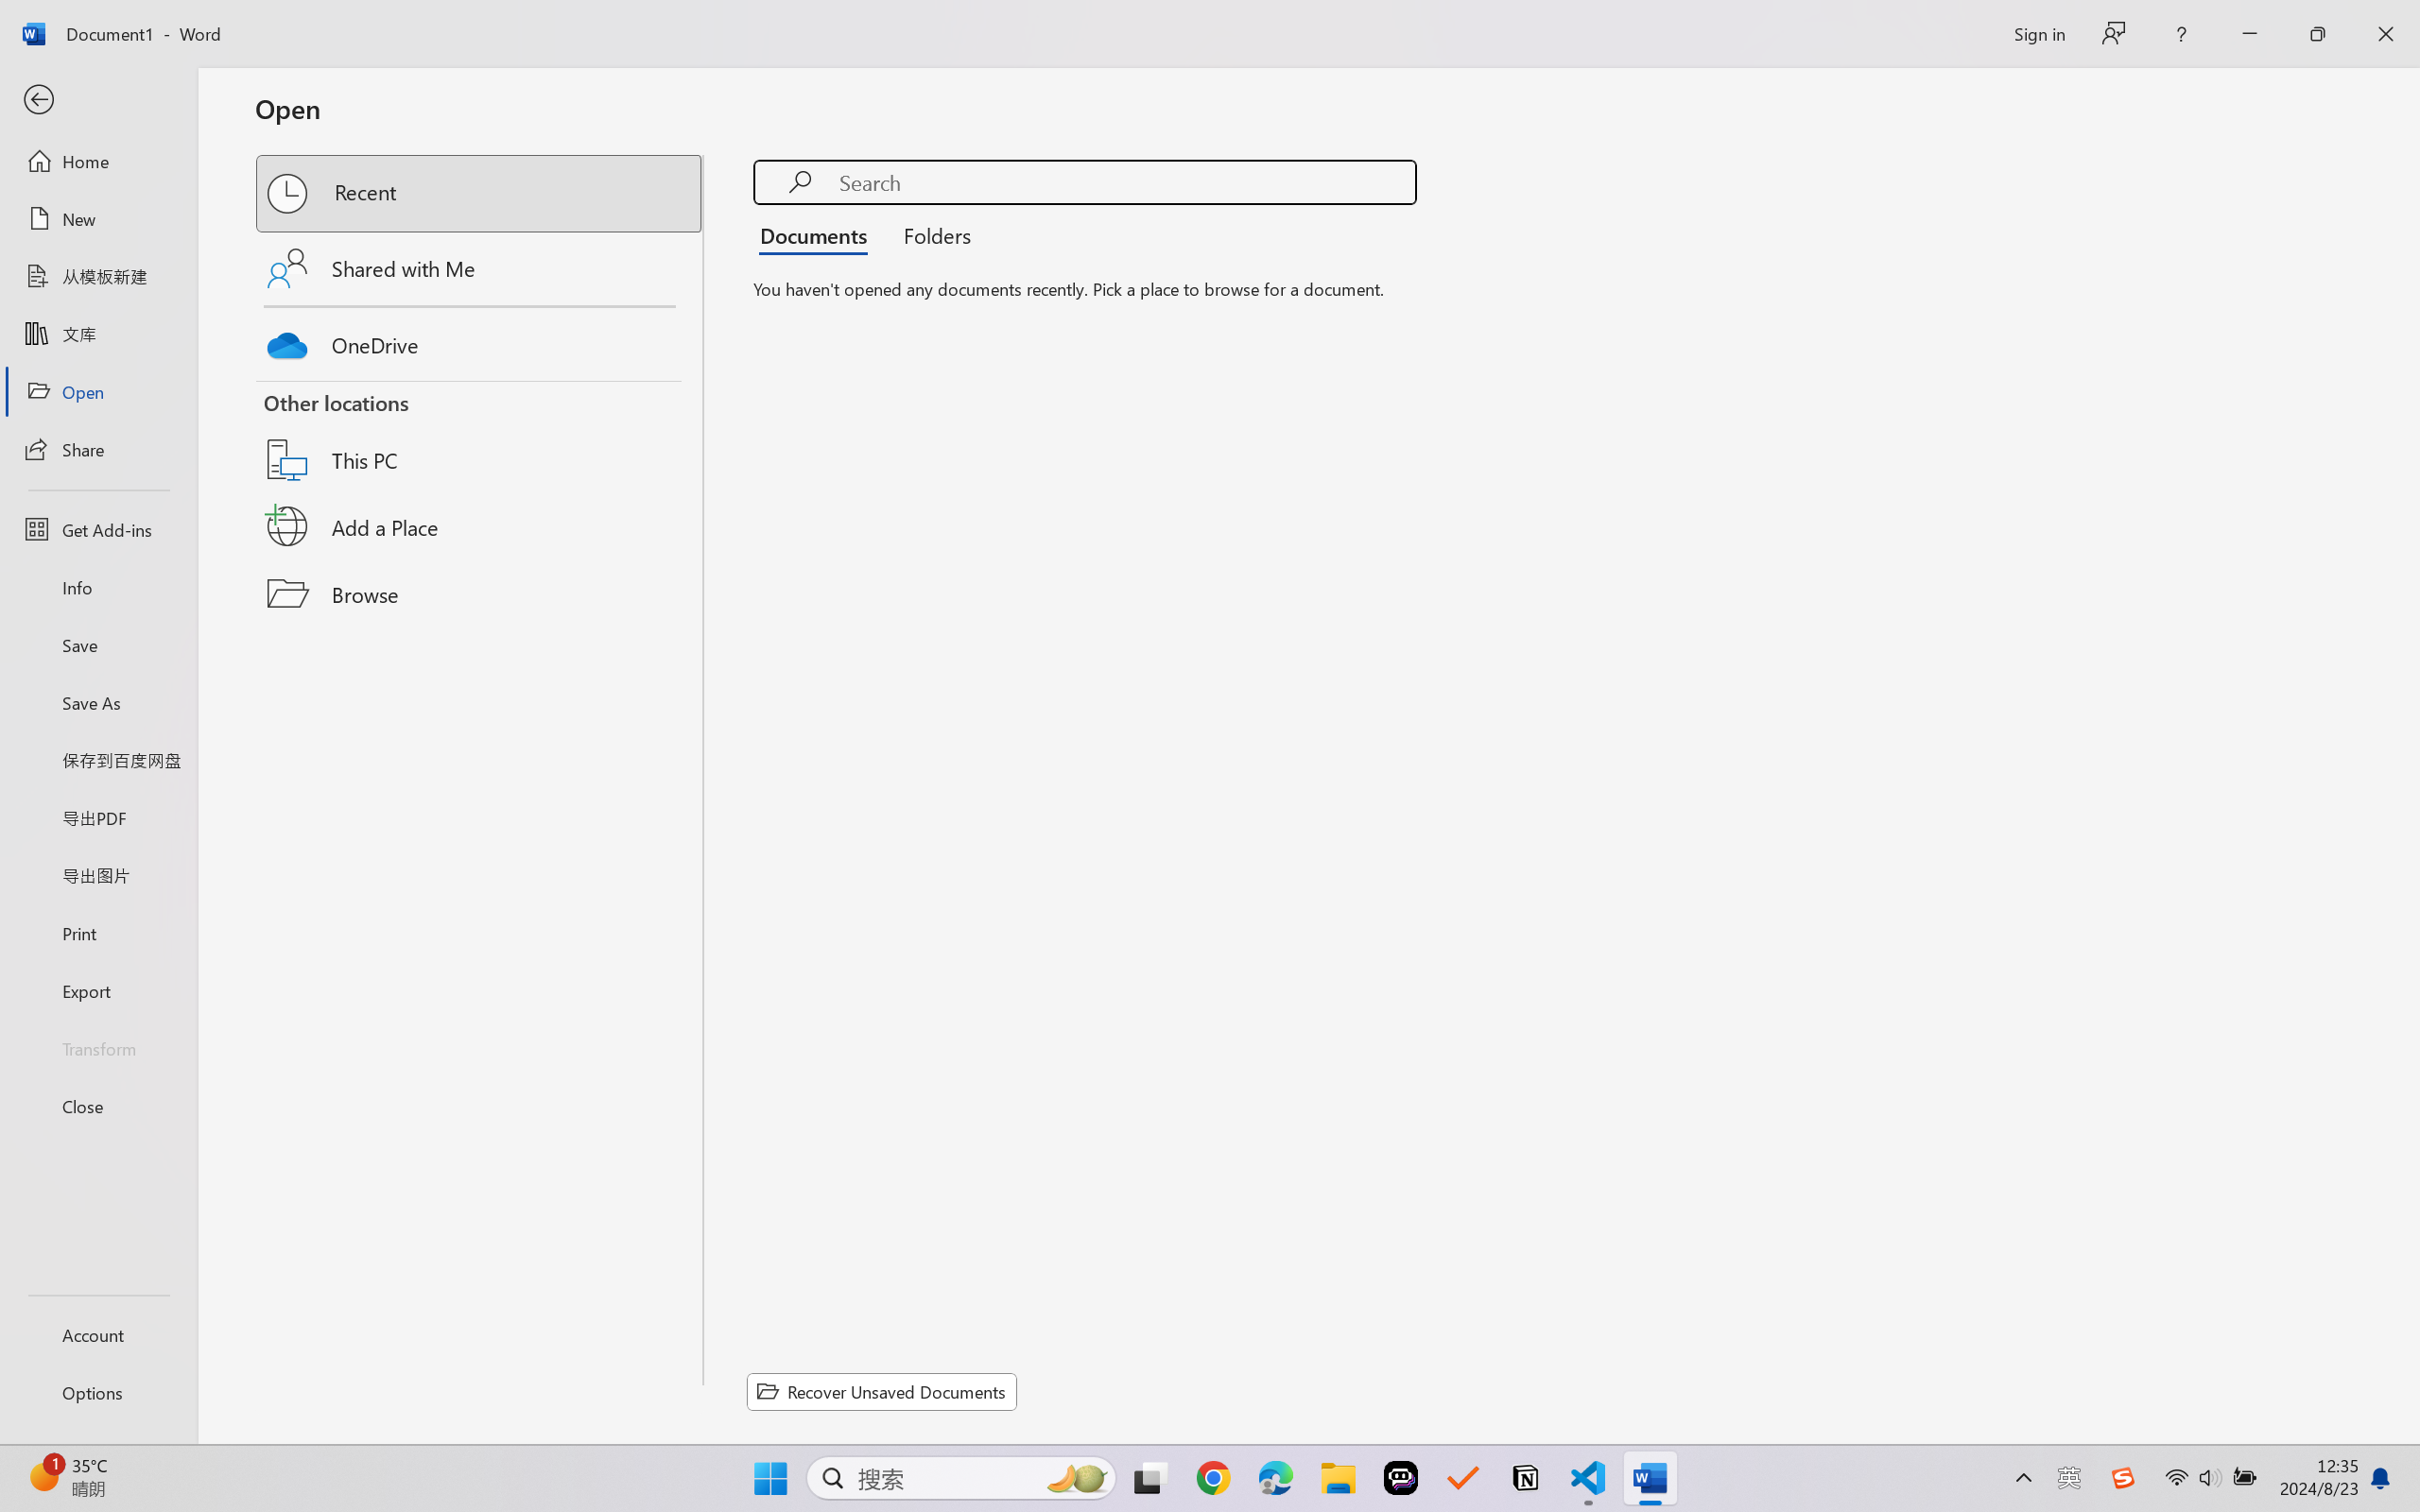 This screenshot has width=2420, height=1512. What do you see at coordinates (97, 1334) in the screenshot?
I see `'Account'` at bounding box center [97, 1334].